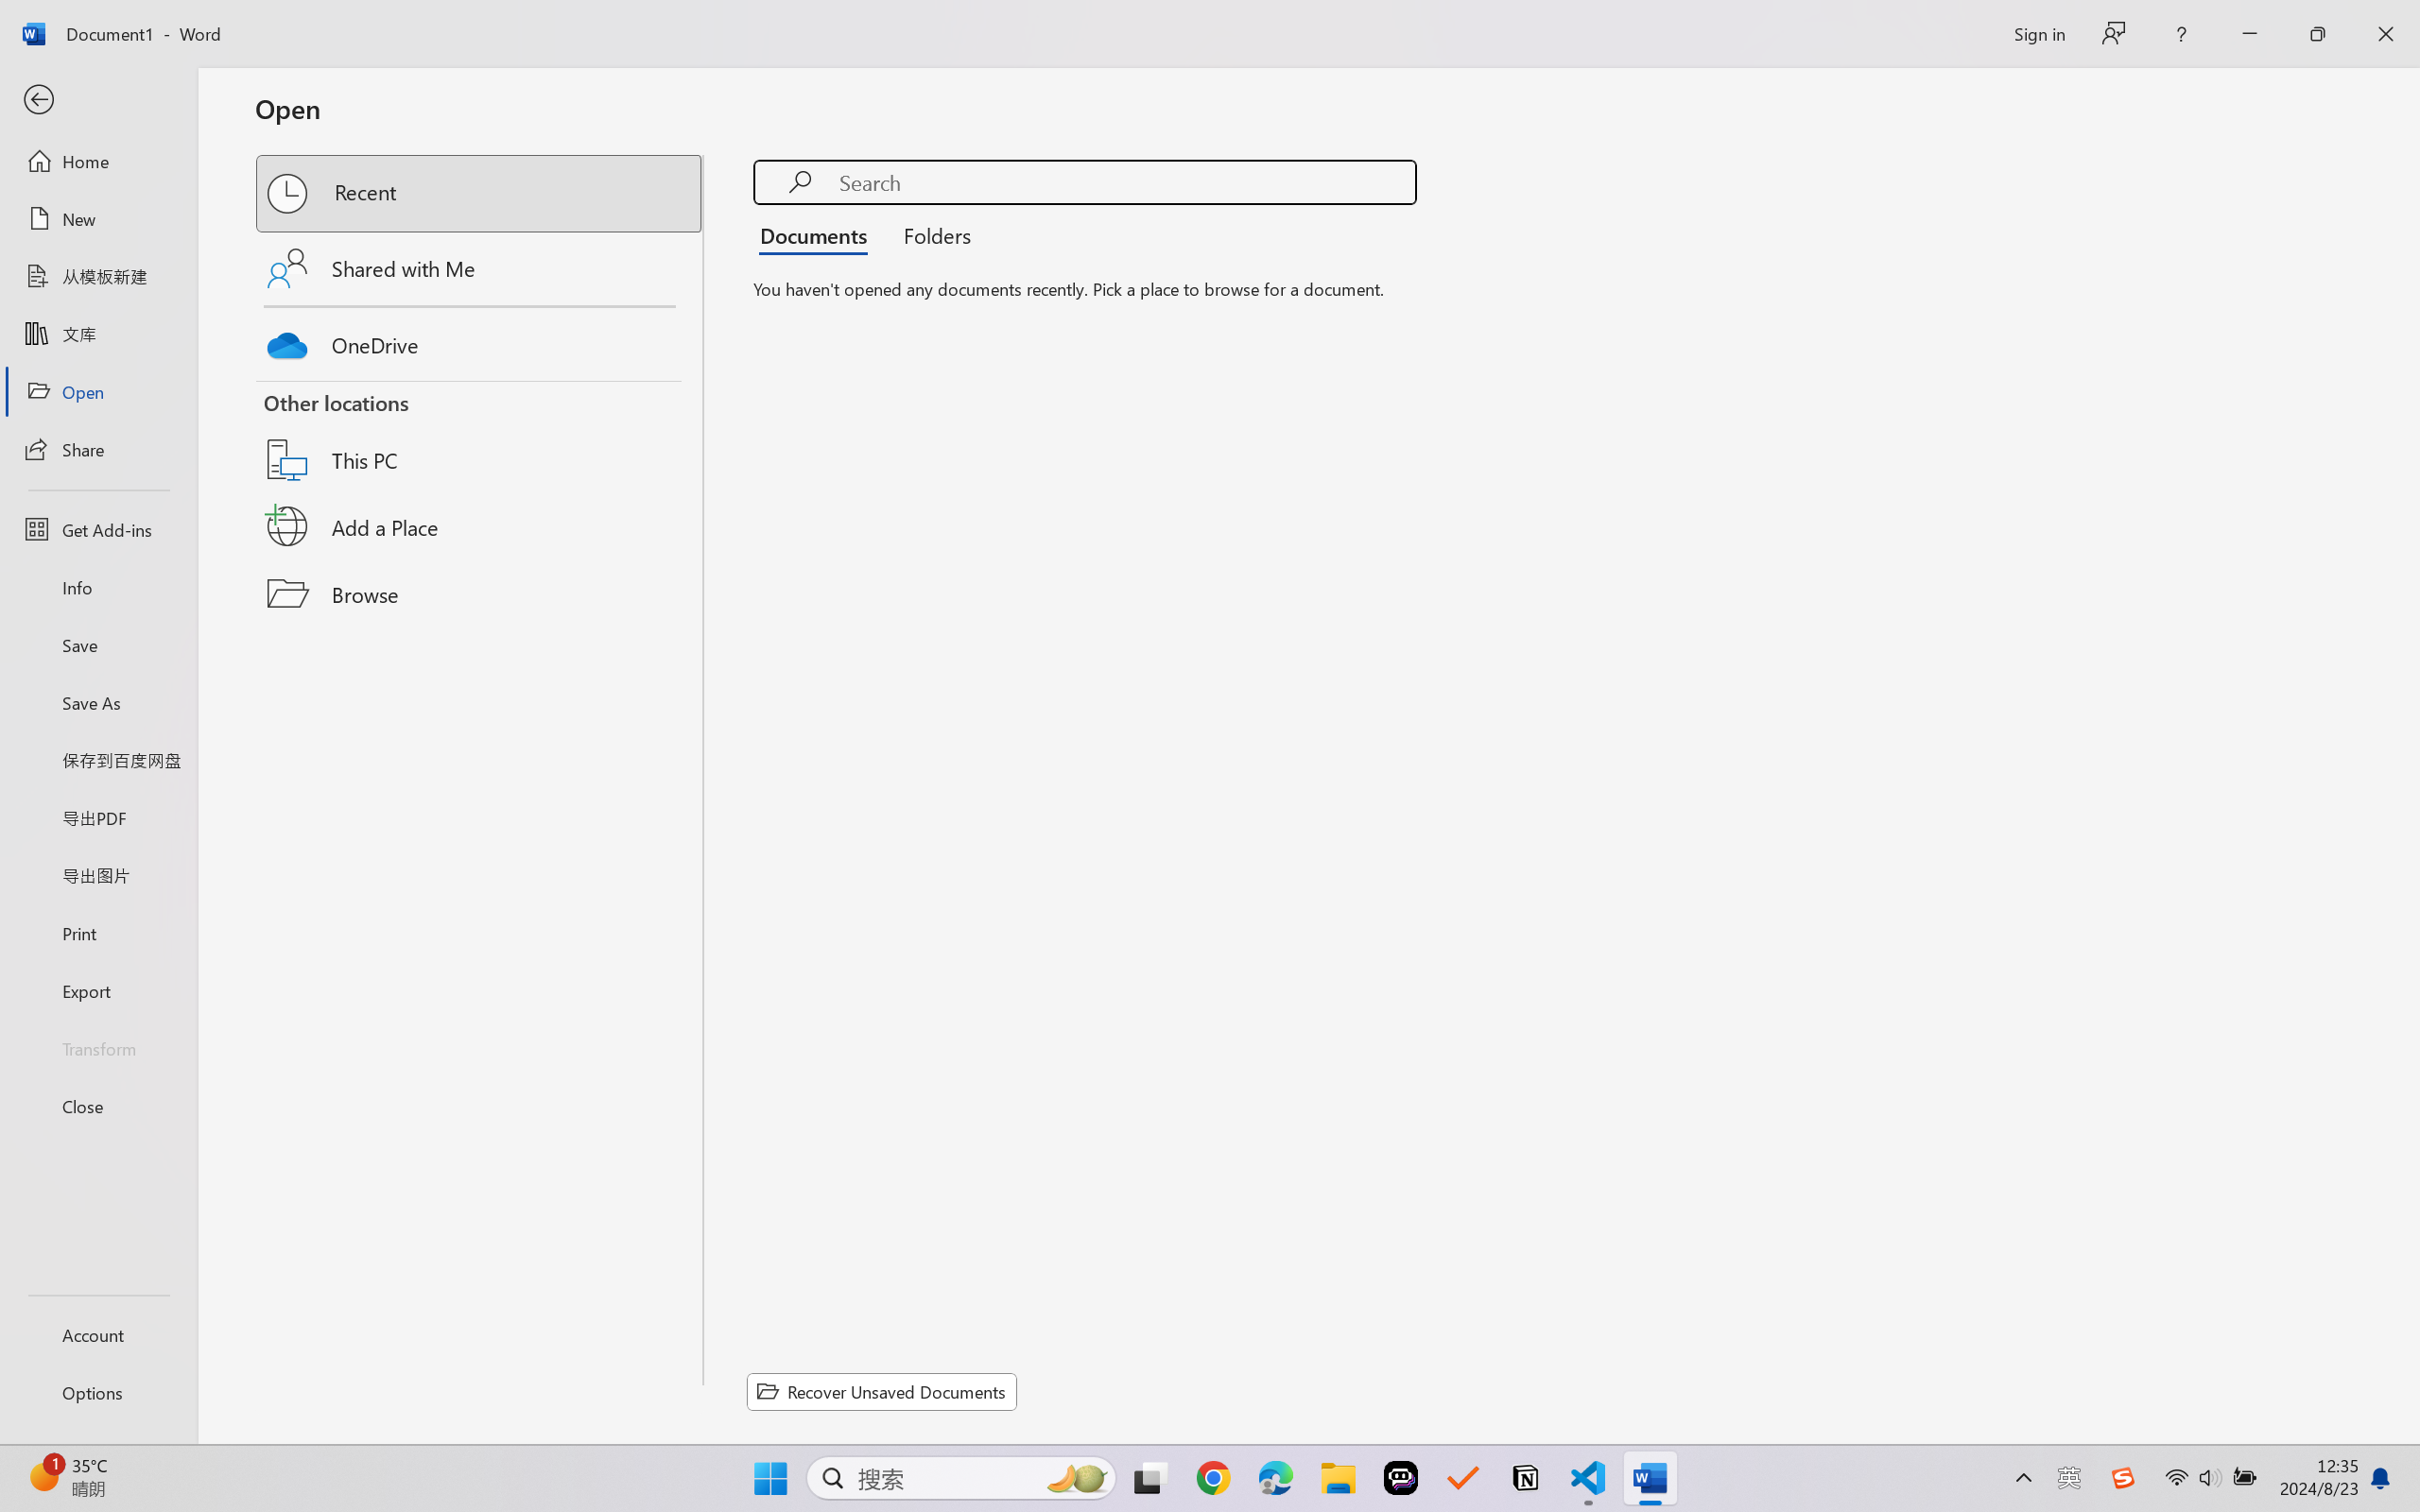 This screenshot has width=2420, height=1512. What do you see at coordinates (97, 1334) in the screenshot?
I see `'Account'` at bounding box center [97, 1334].